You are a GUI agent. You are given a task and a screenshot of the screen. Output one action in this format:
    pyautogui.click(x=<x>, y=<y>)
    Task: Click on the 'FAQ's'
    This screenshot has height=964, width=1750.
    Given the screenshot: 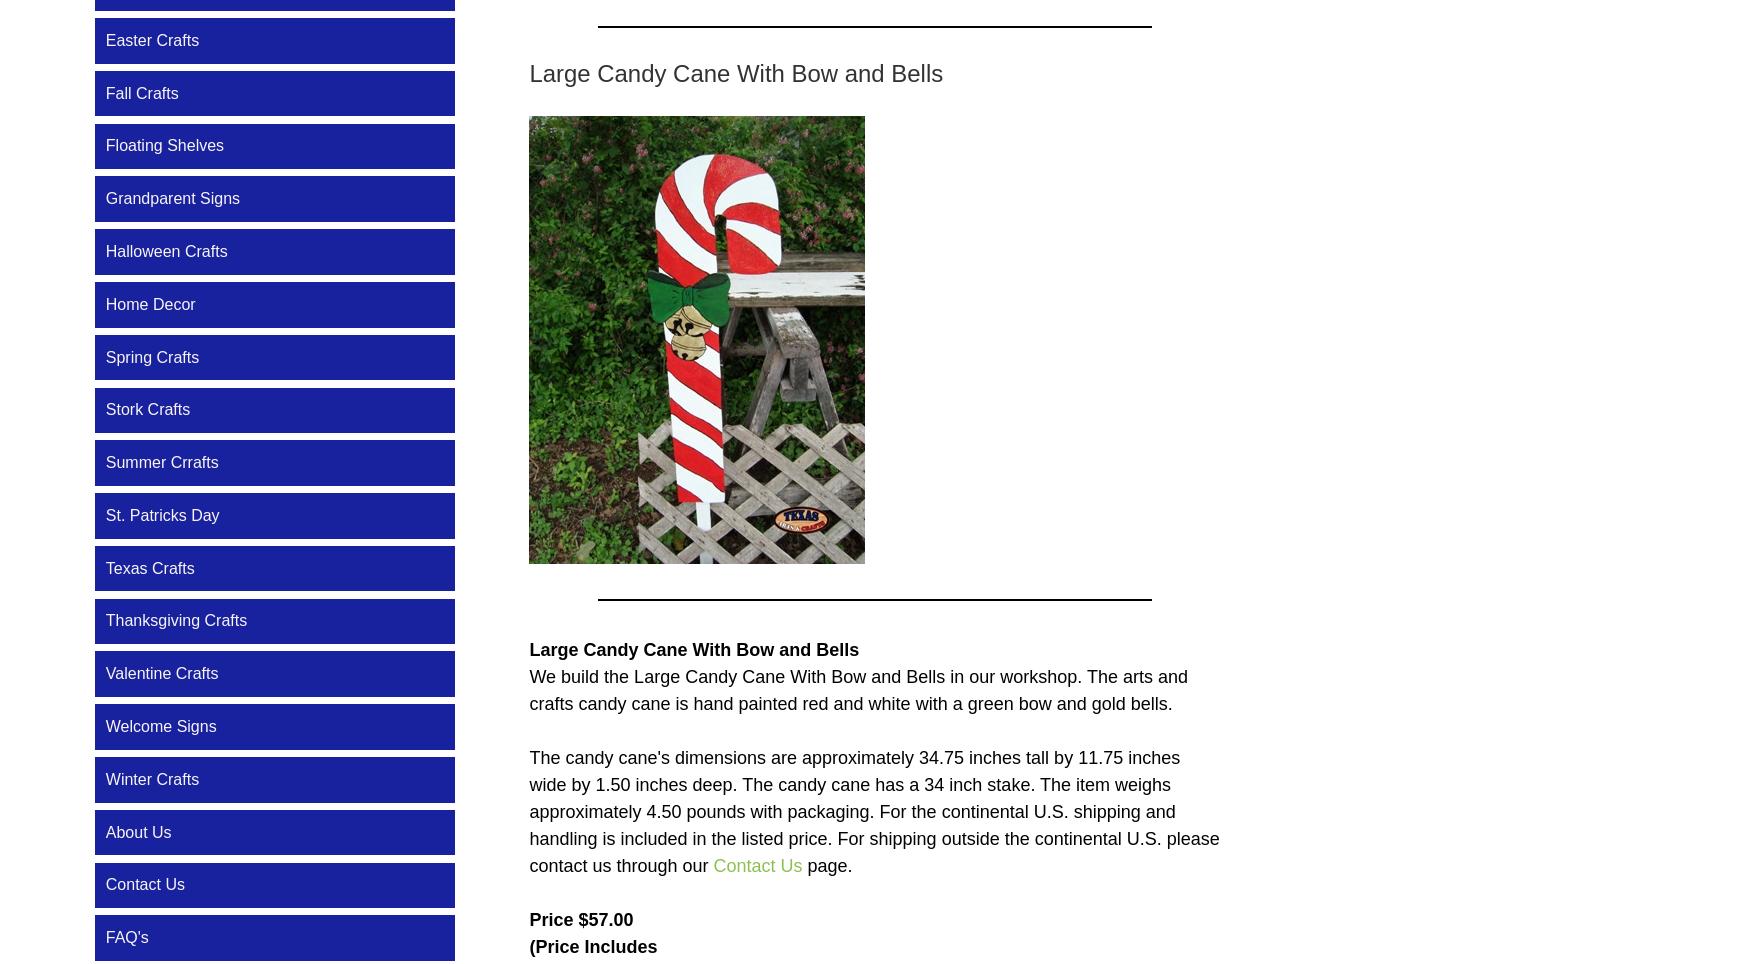 What is the action you would take?
    pyautogui.click(x=105, y=937)
    